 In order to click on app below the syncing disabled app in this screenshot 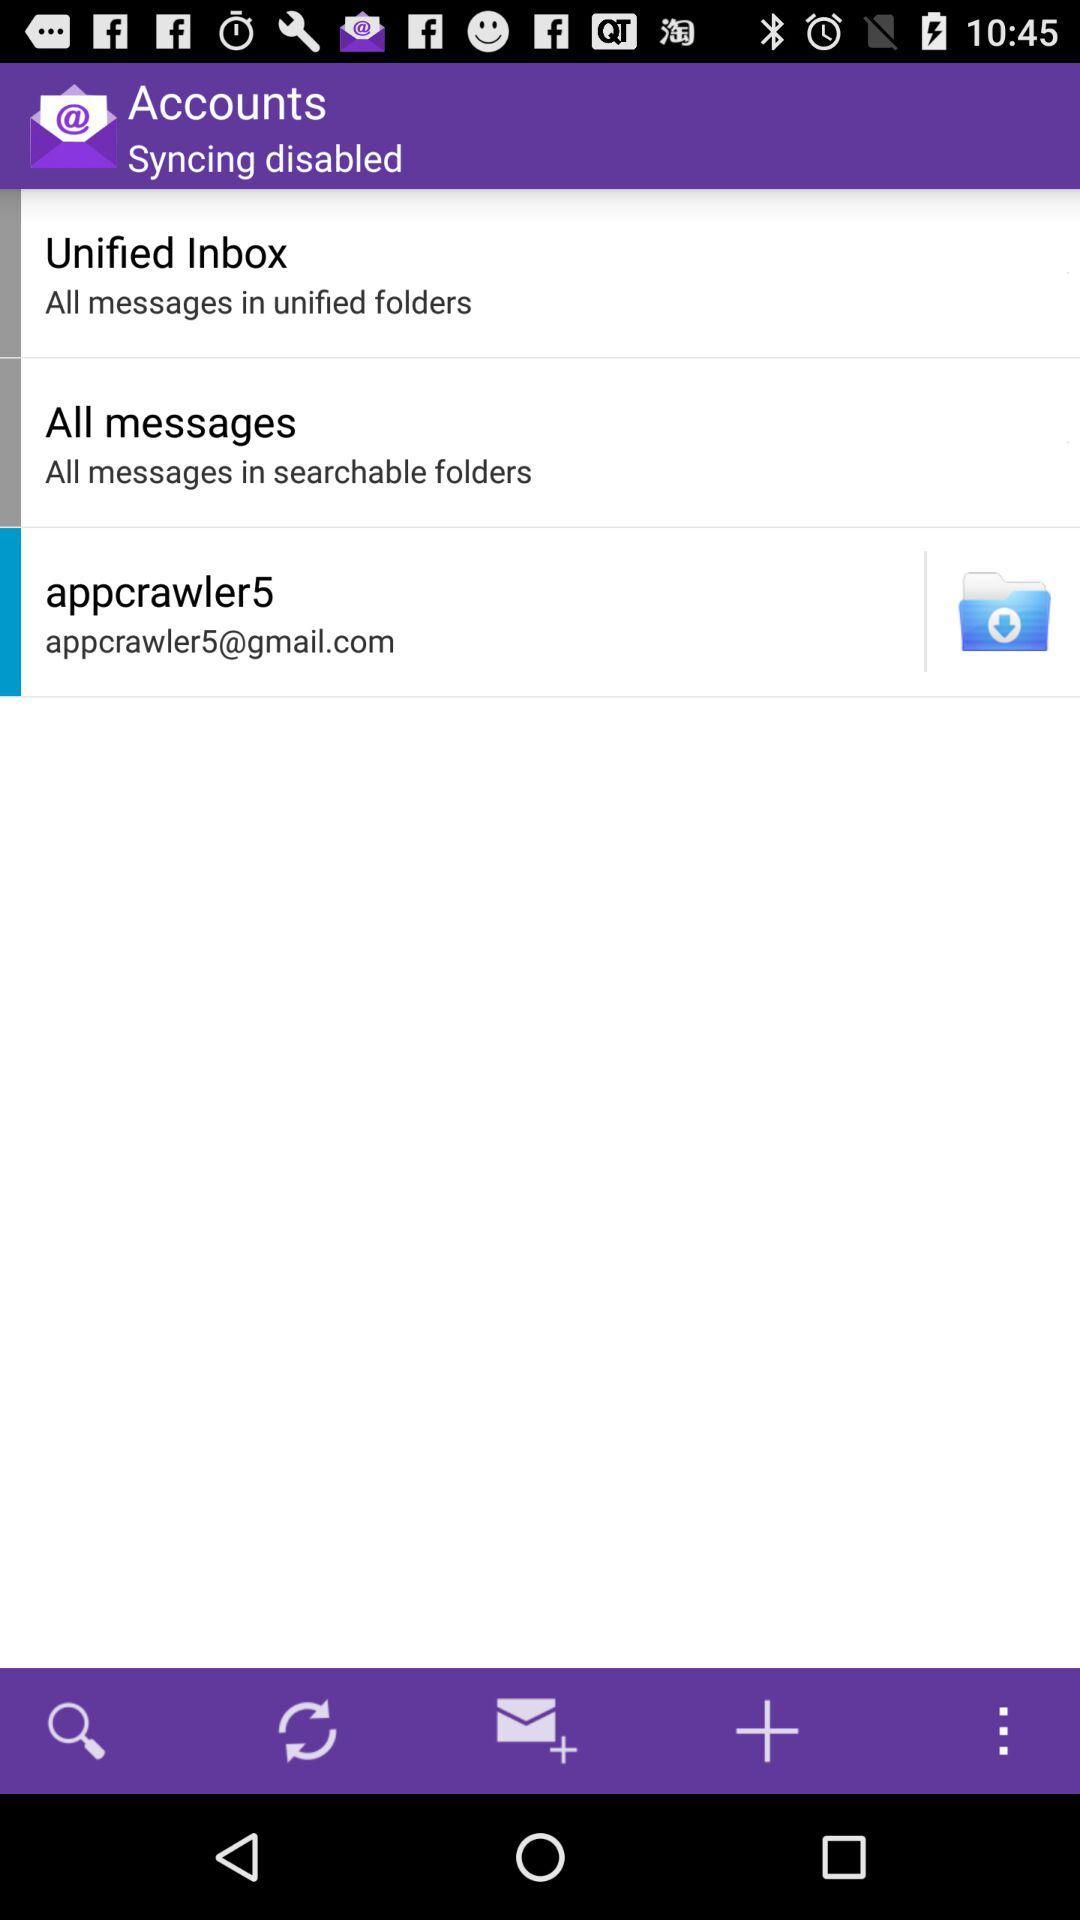, I will do `click(550, 250)`.